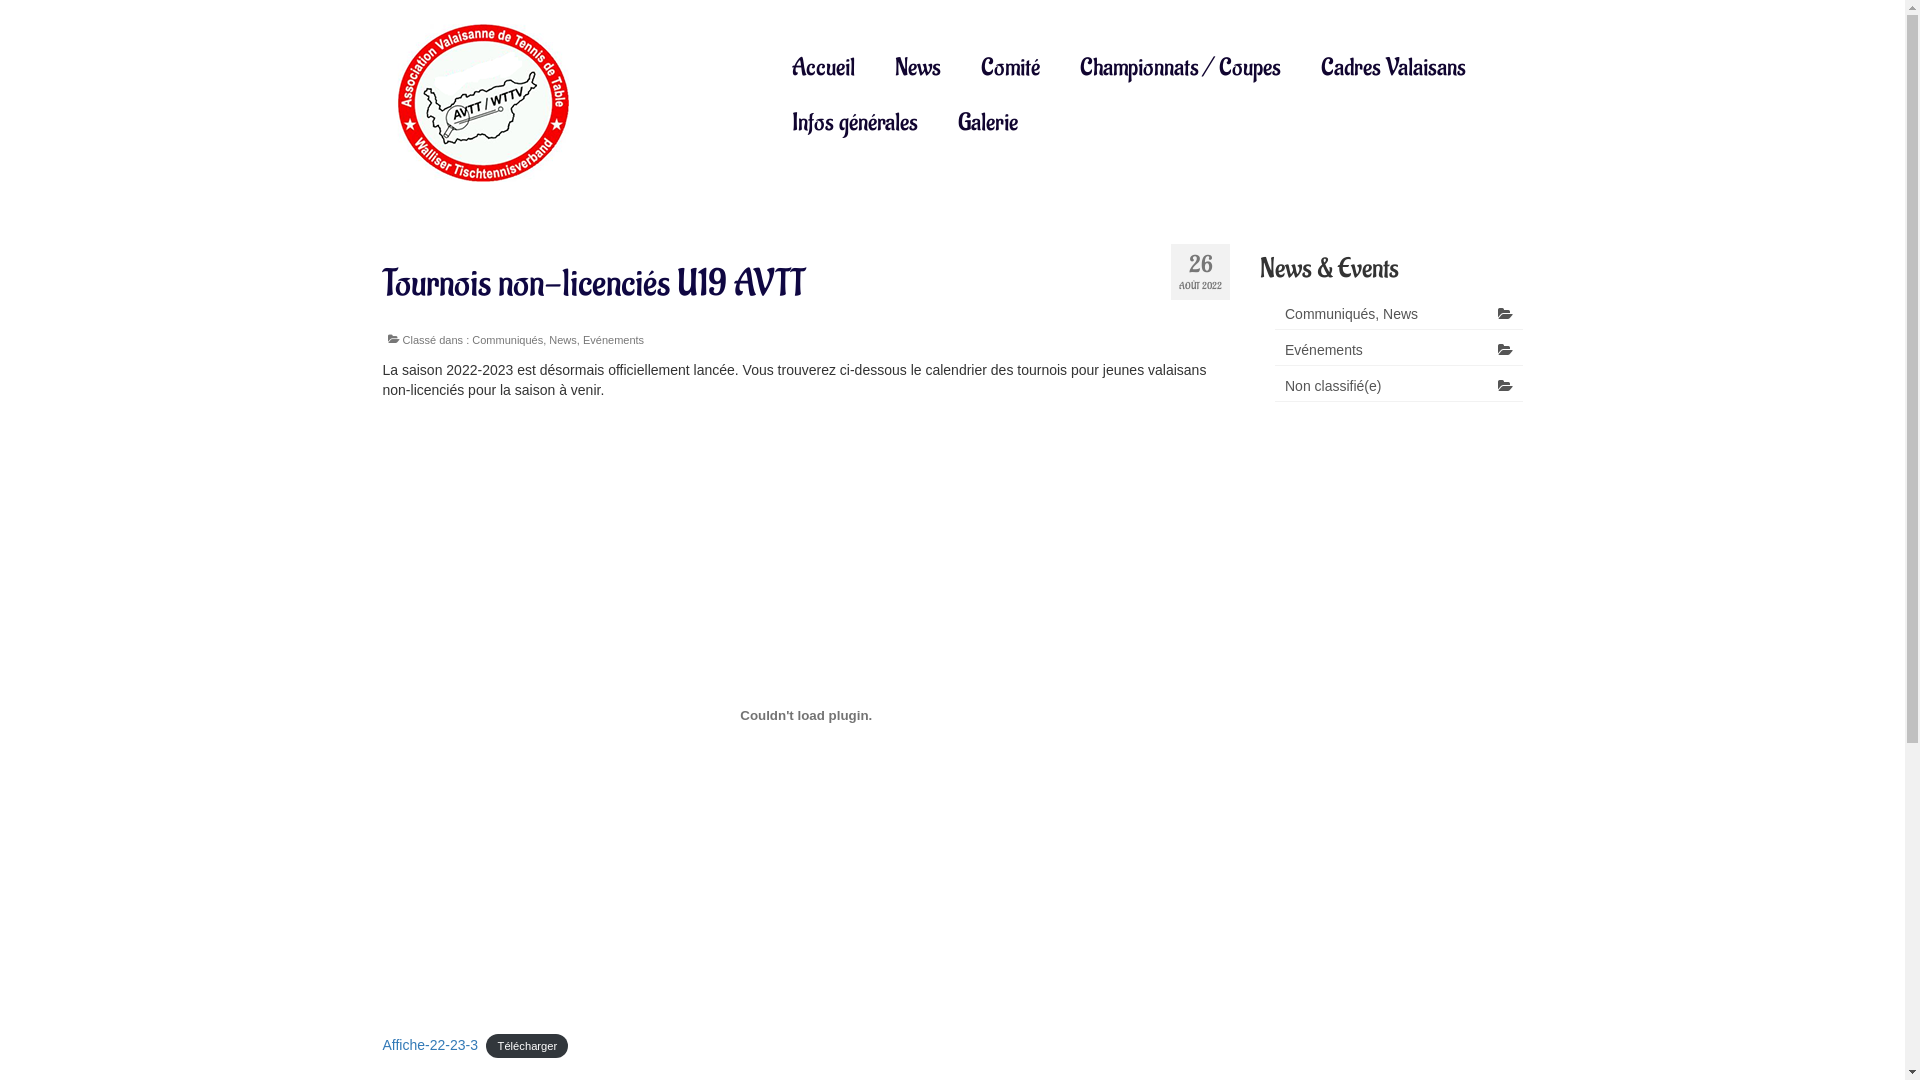  What do you see at coordinates (1180, 66) in the screenshot?
I see `'Championnats / Coupes'` at bounding box center [1180, 66].